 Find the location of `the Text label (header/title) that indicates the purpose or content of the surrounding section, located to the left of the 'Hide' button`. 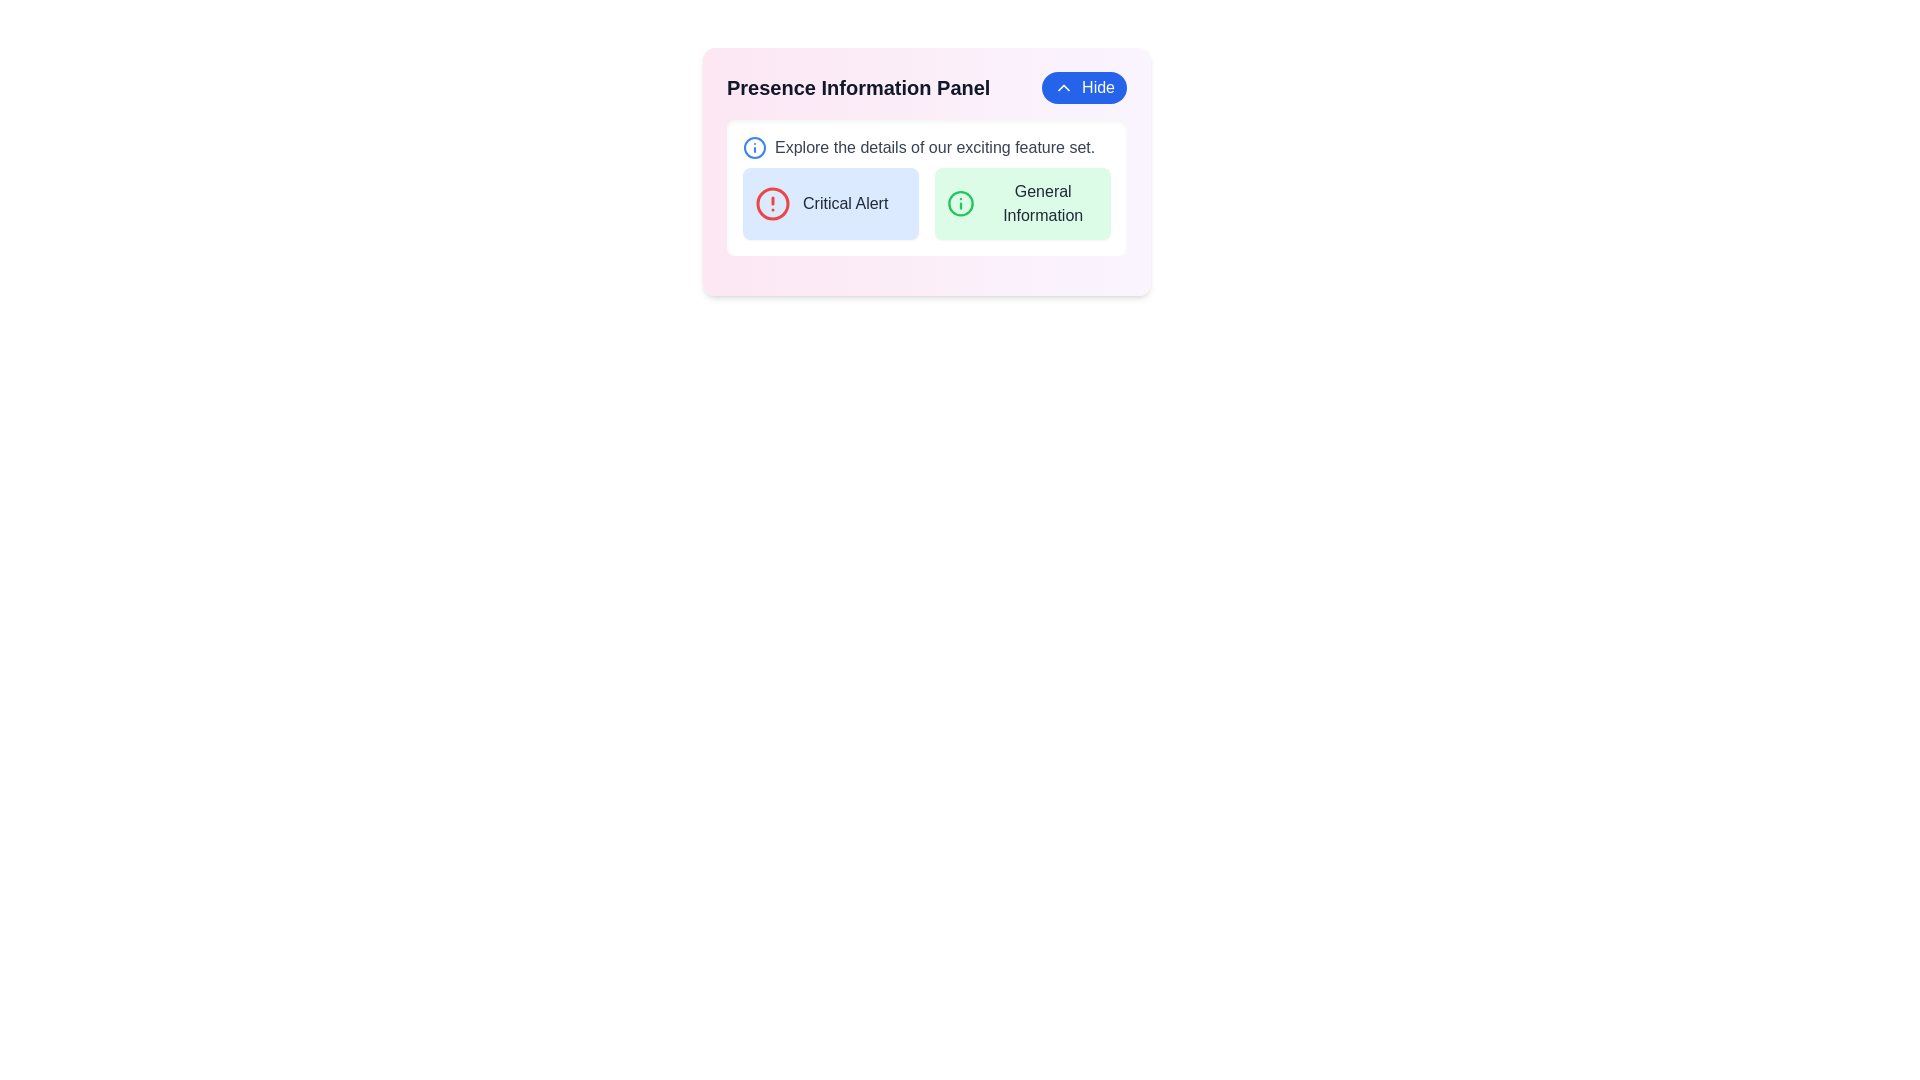

the Text label (header/title) that indicates the purpose or content of the surrounding section, located to the left of the 'Hide' button is located at coordinates (858, 87).